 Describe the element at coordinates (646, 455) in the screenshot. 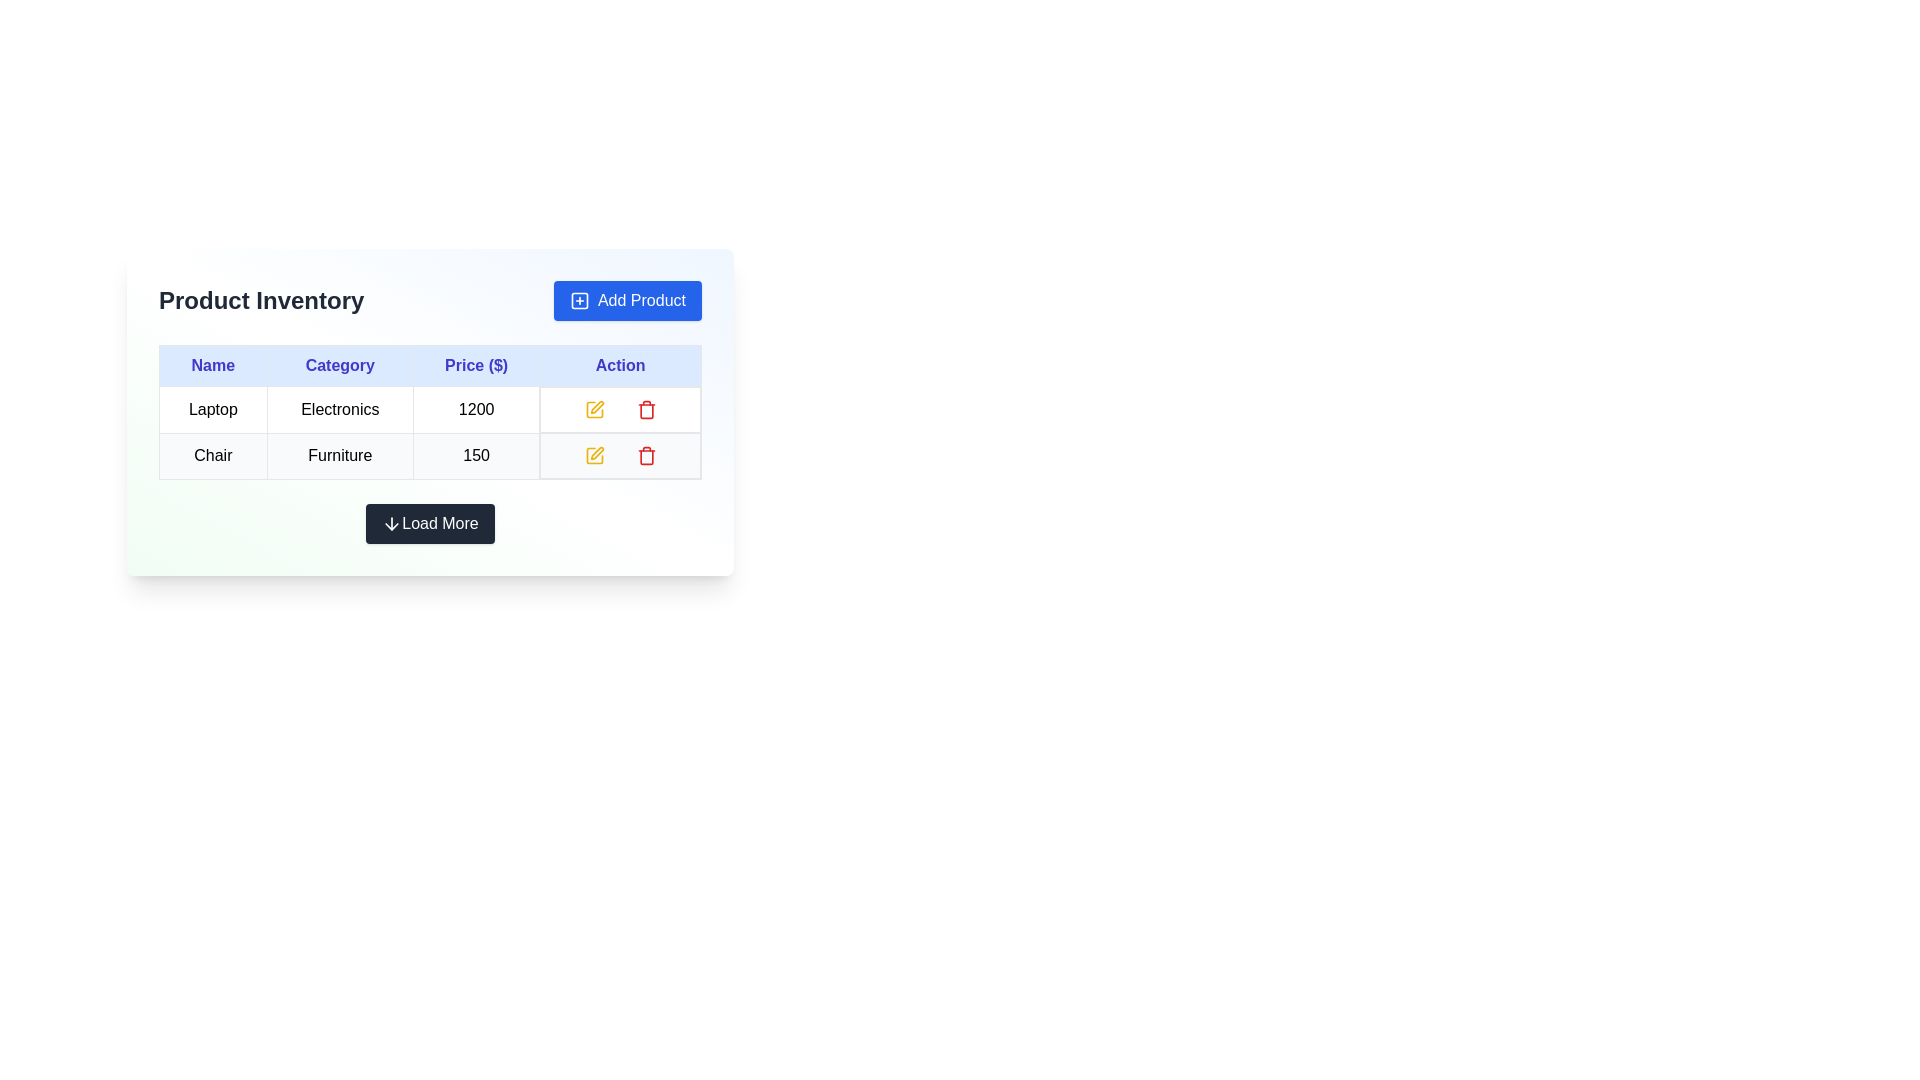

I see `the delete icon button for the 'Chair' product in the 'Product Inventory' table` at that location.